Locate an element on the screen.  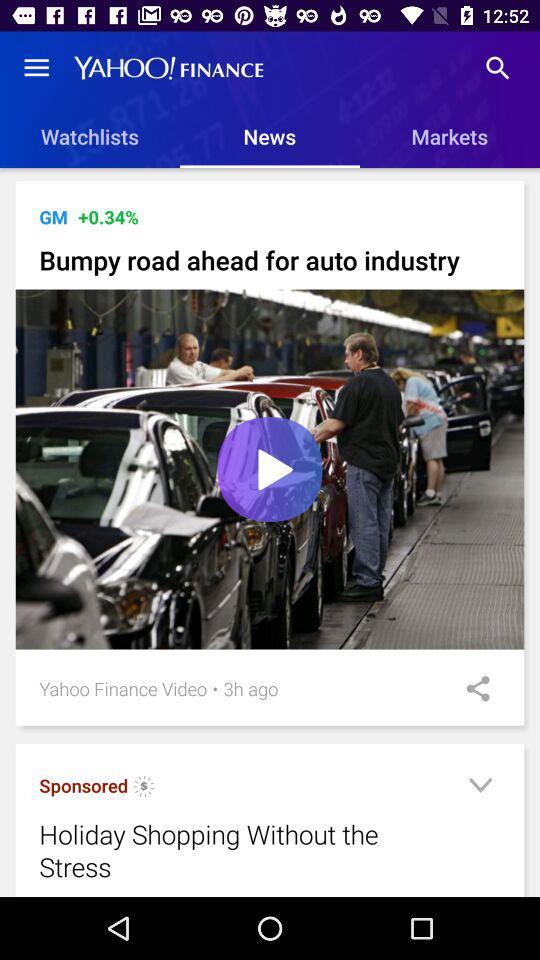
sponsor info is located at coordinates (143, 789).